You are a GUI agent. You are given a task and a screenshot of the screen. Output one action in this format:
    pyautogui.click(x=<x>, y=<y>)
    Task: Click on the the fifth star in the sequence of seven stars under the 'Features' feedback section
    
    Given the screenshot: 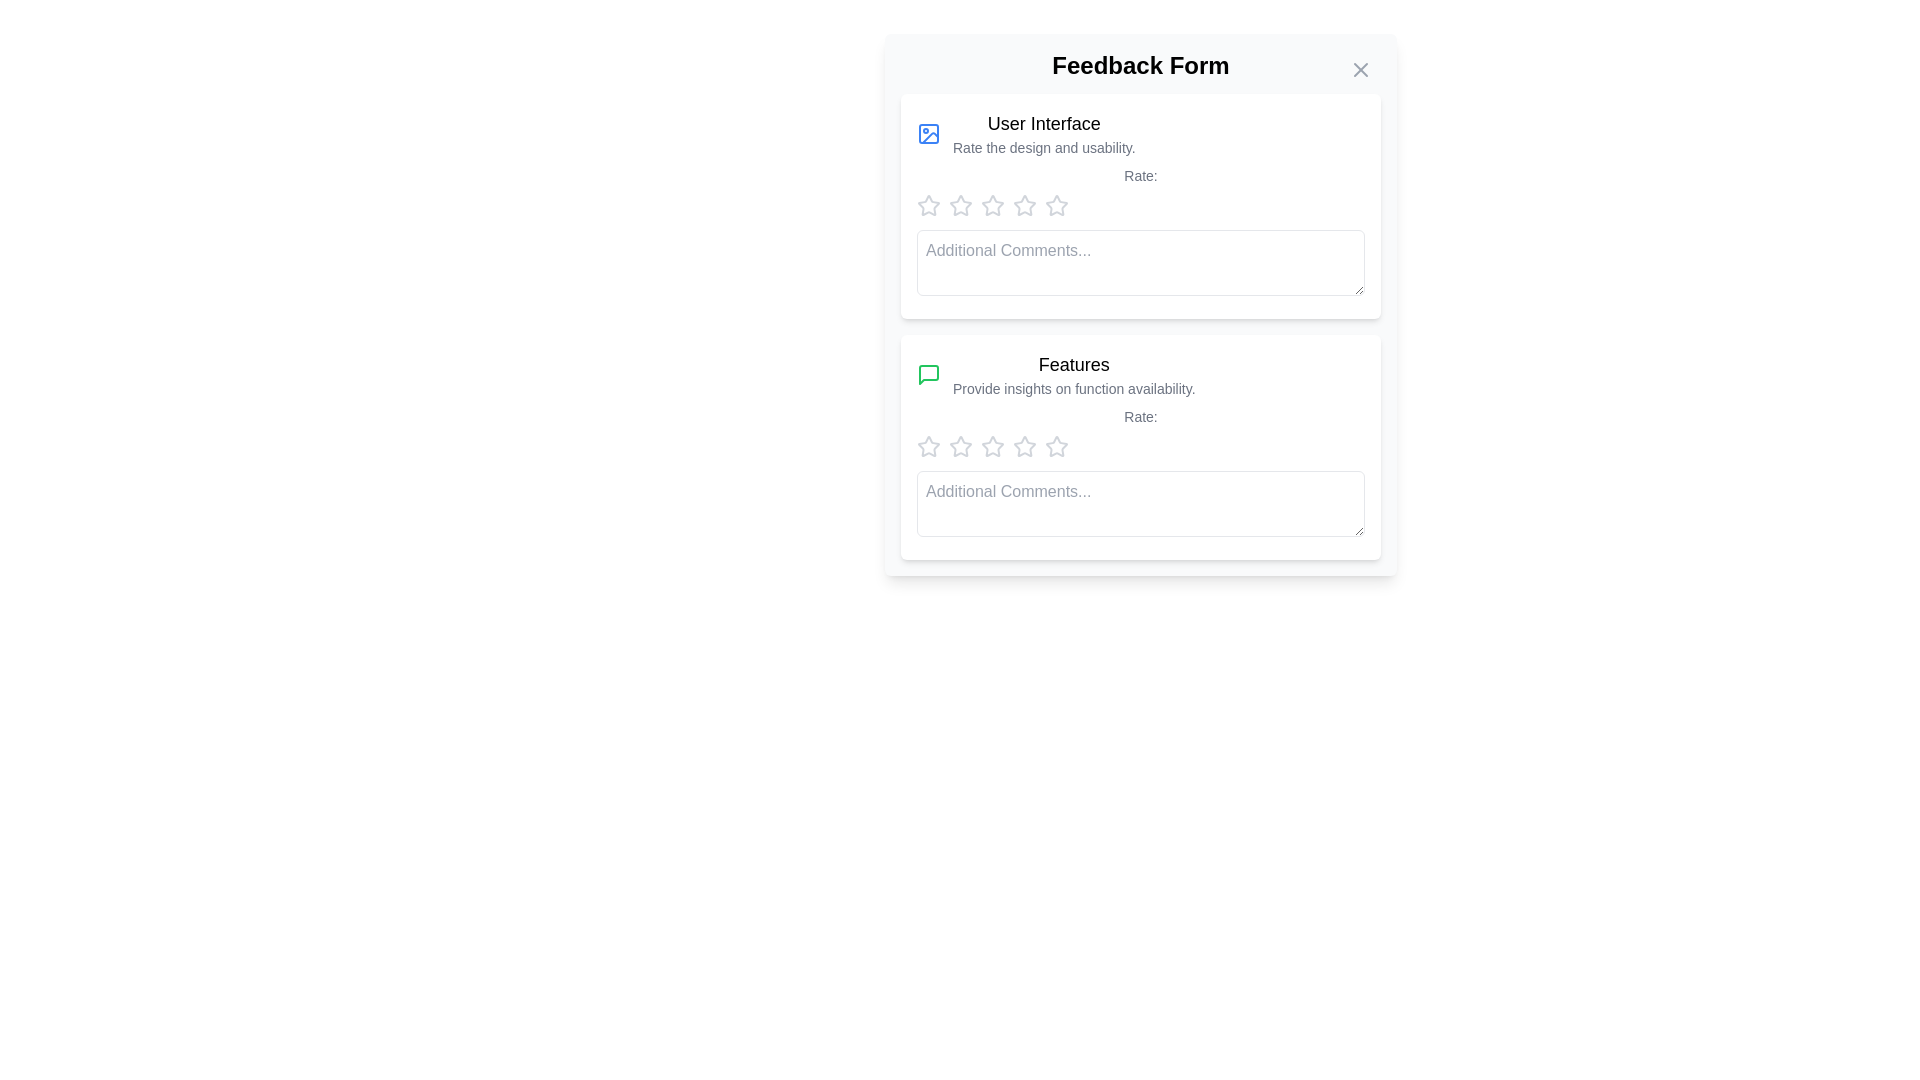 What is the action you would take?
    pyautogui.click(x=993, y=446)
    